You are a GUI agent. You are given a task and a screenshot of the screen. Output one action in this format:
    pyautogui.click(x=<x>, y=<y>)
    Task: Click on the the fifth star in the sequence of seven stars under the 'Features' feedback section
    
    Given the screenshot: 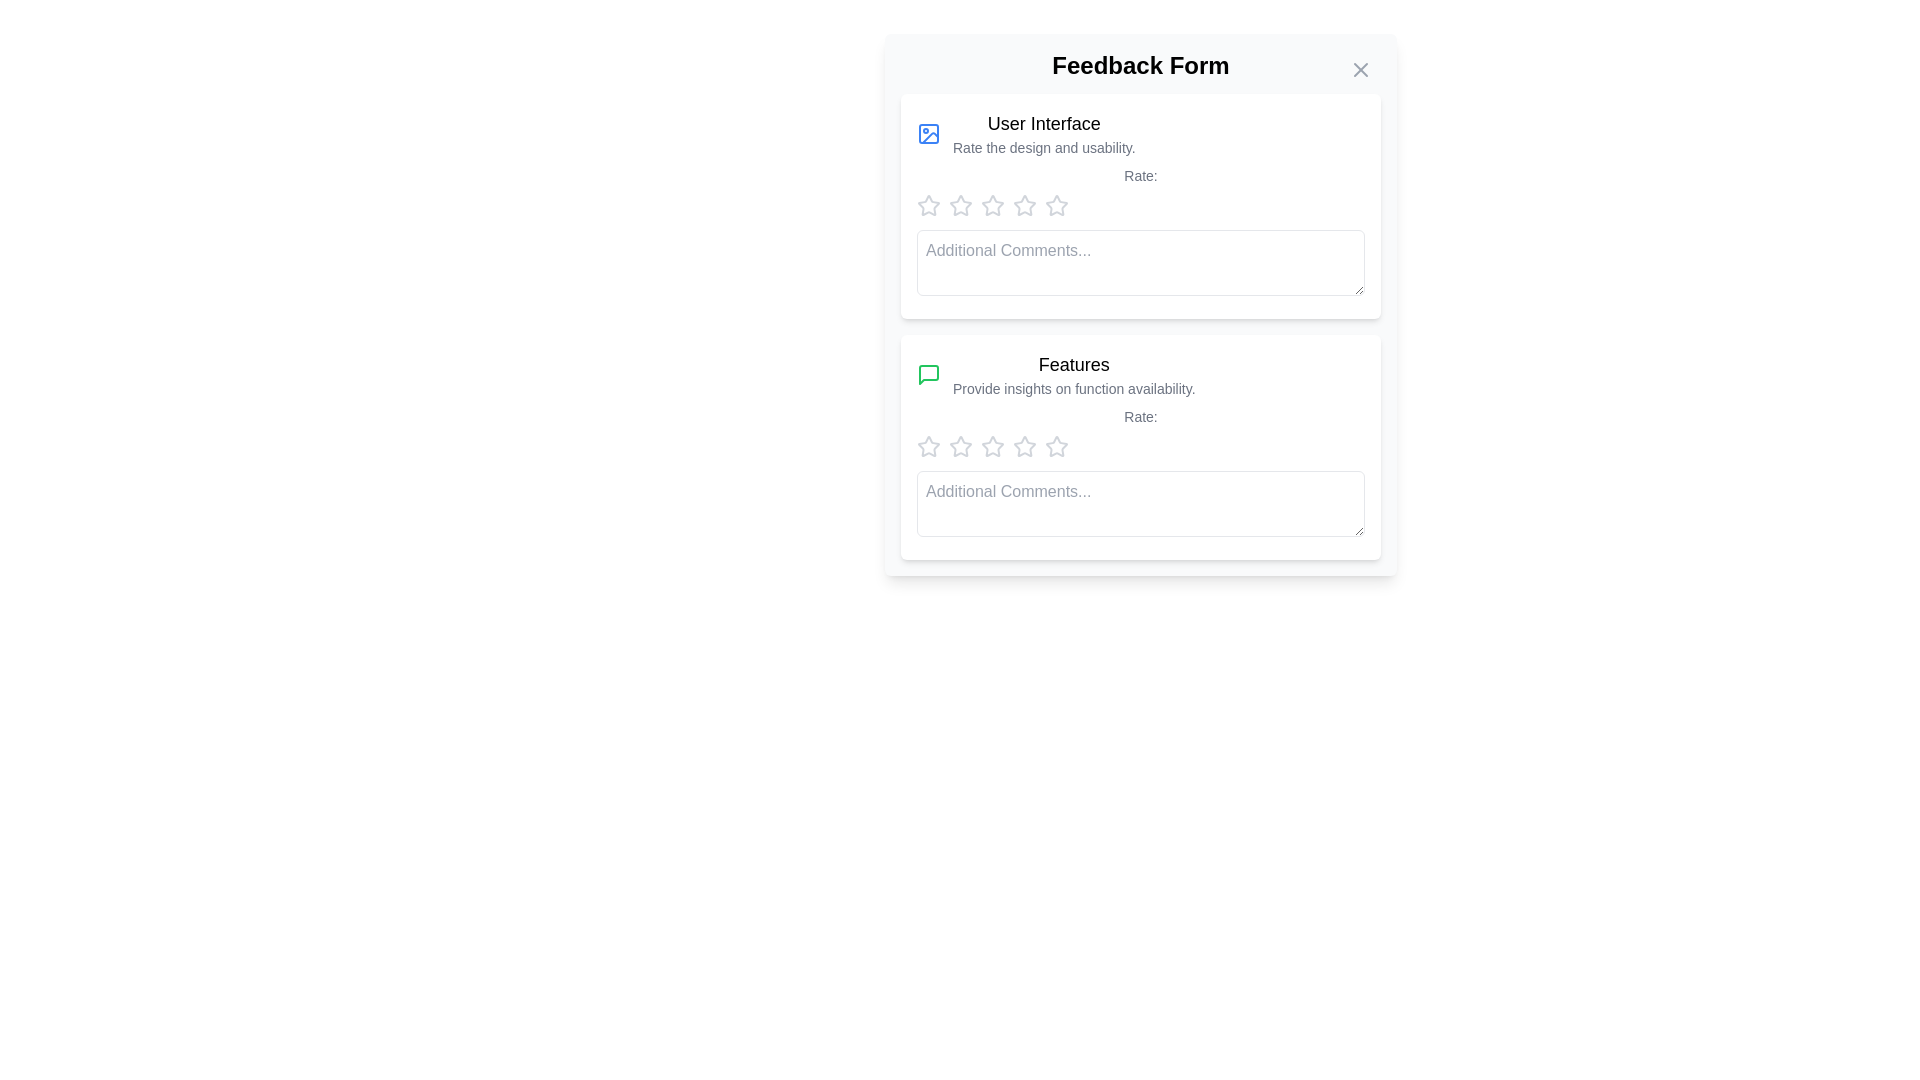 What is the action you would take?
    pyautogui.click(x=993, y=446)
    